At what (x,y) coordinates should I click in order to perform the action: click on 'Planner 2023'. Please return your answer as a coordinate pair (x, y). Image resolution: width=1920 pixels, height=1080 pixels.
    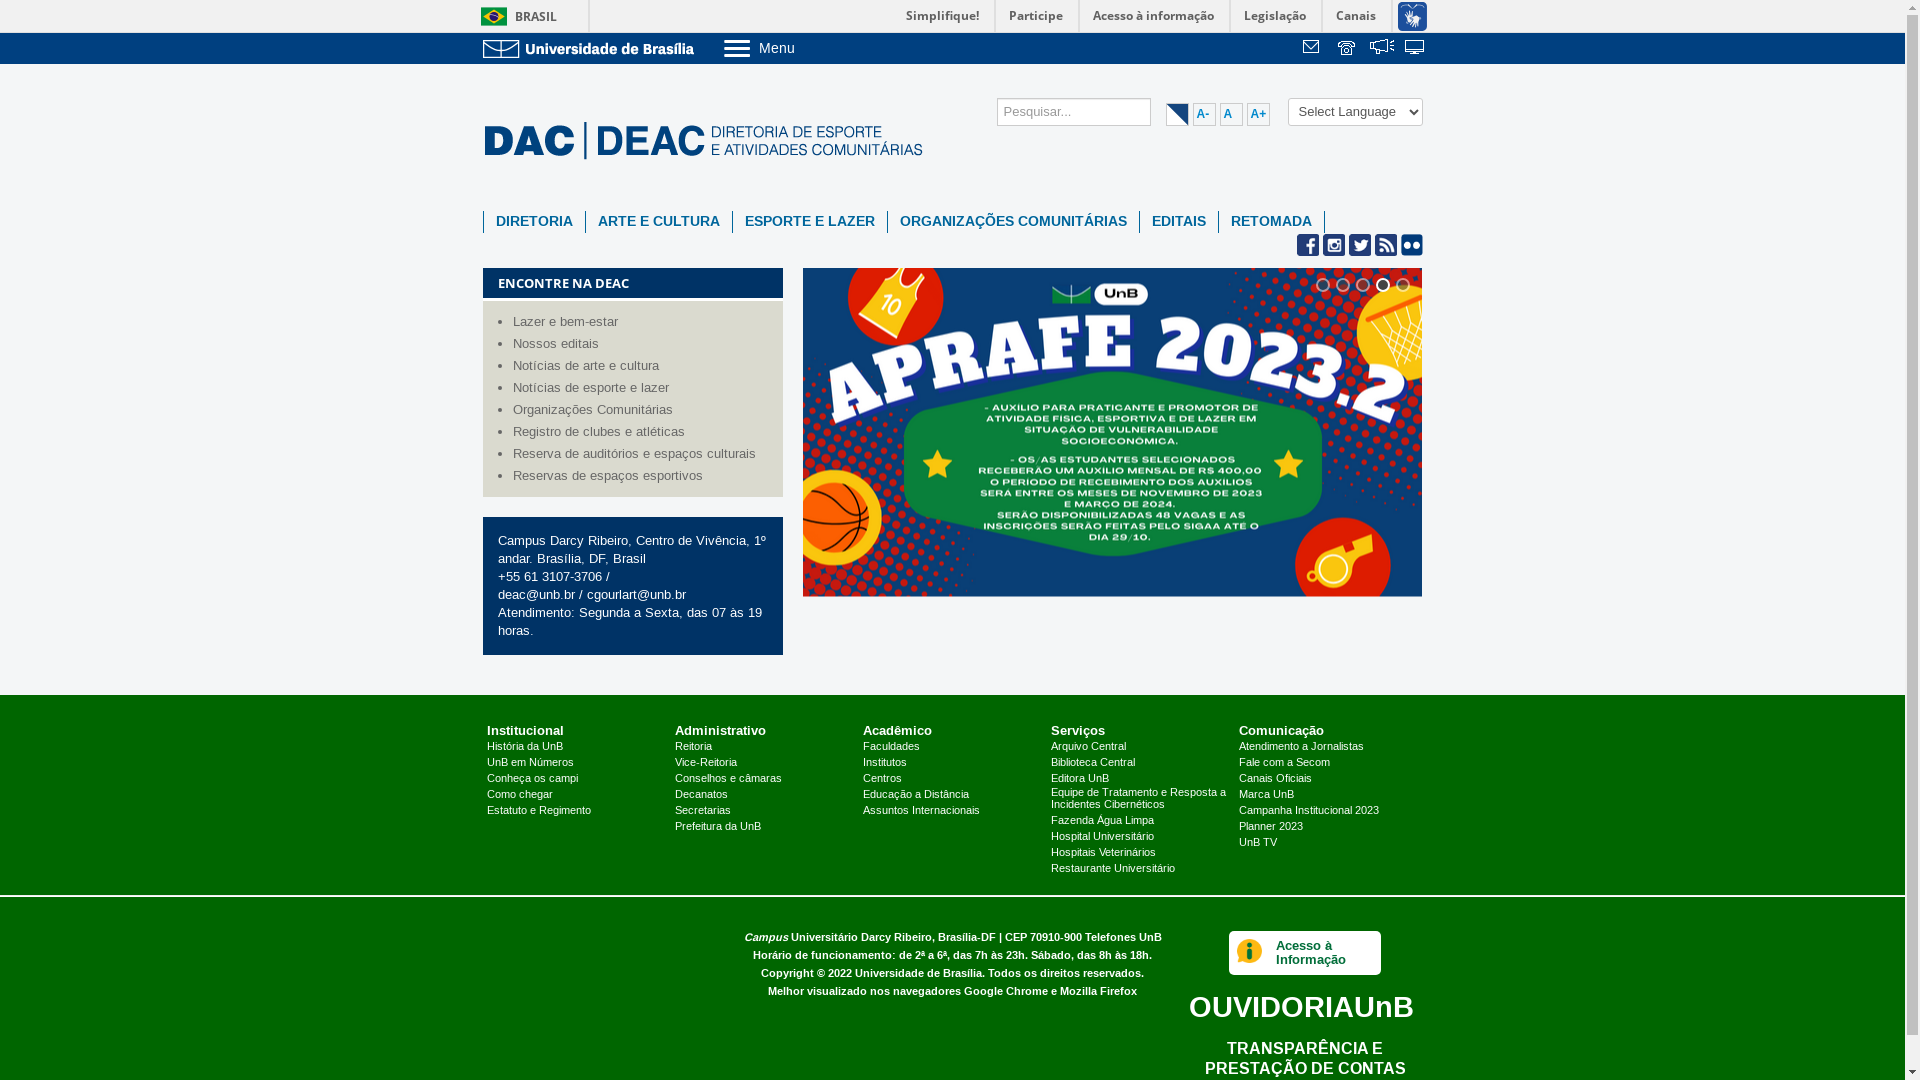
    Looking at the image, I should click on (1270, 826).